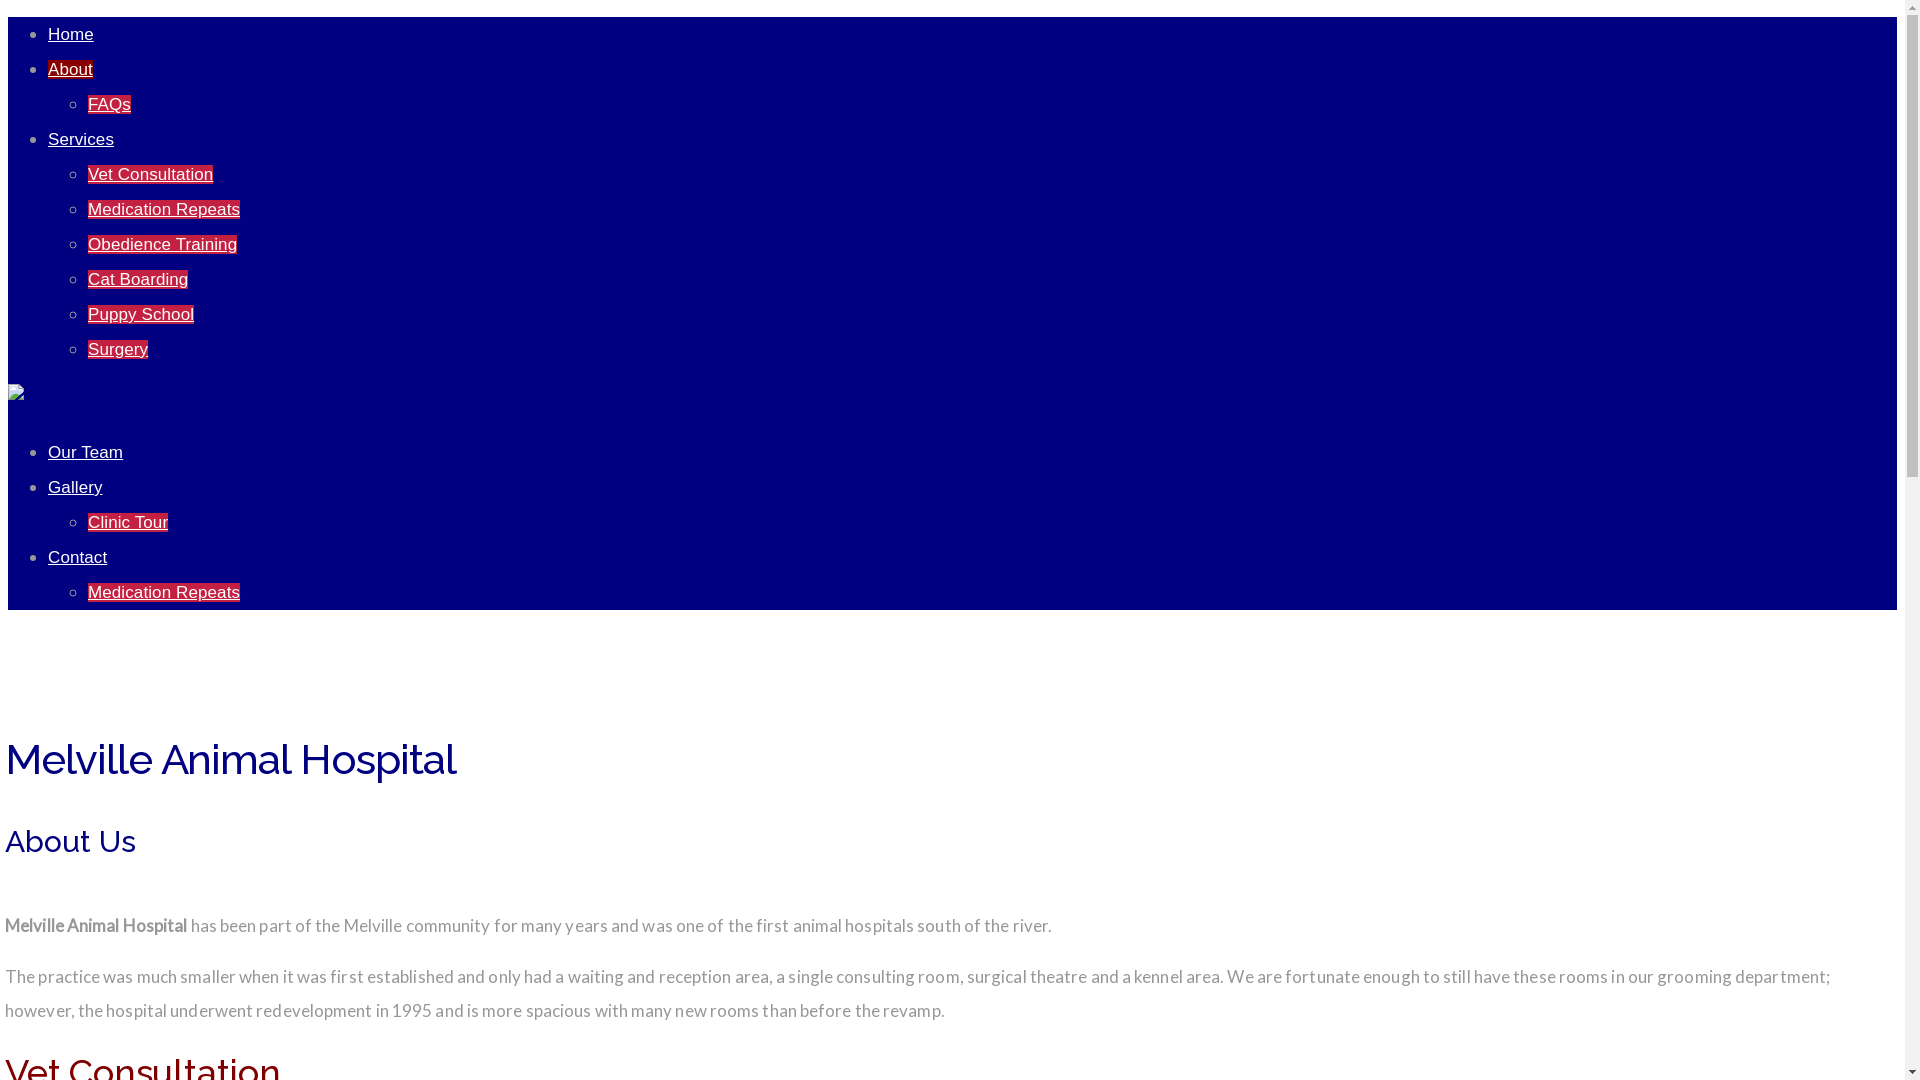  What do you see at coordinates (80, 138) in the screenshot?
I see `'Services'` at bounding box center [80, 138].